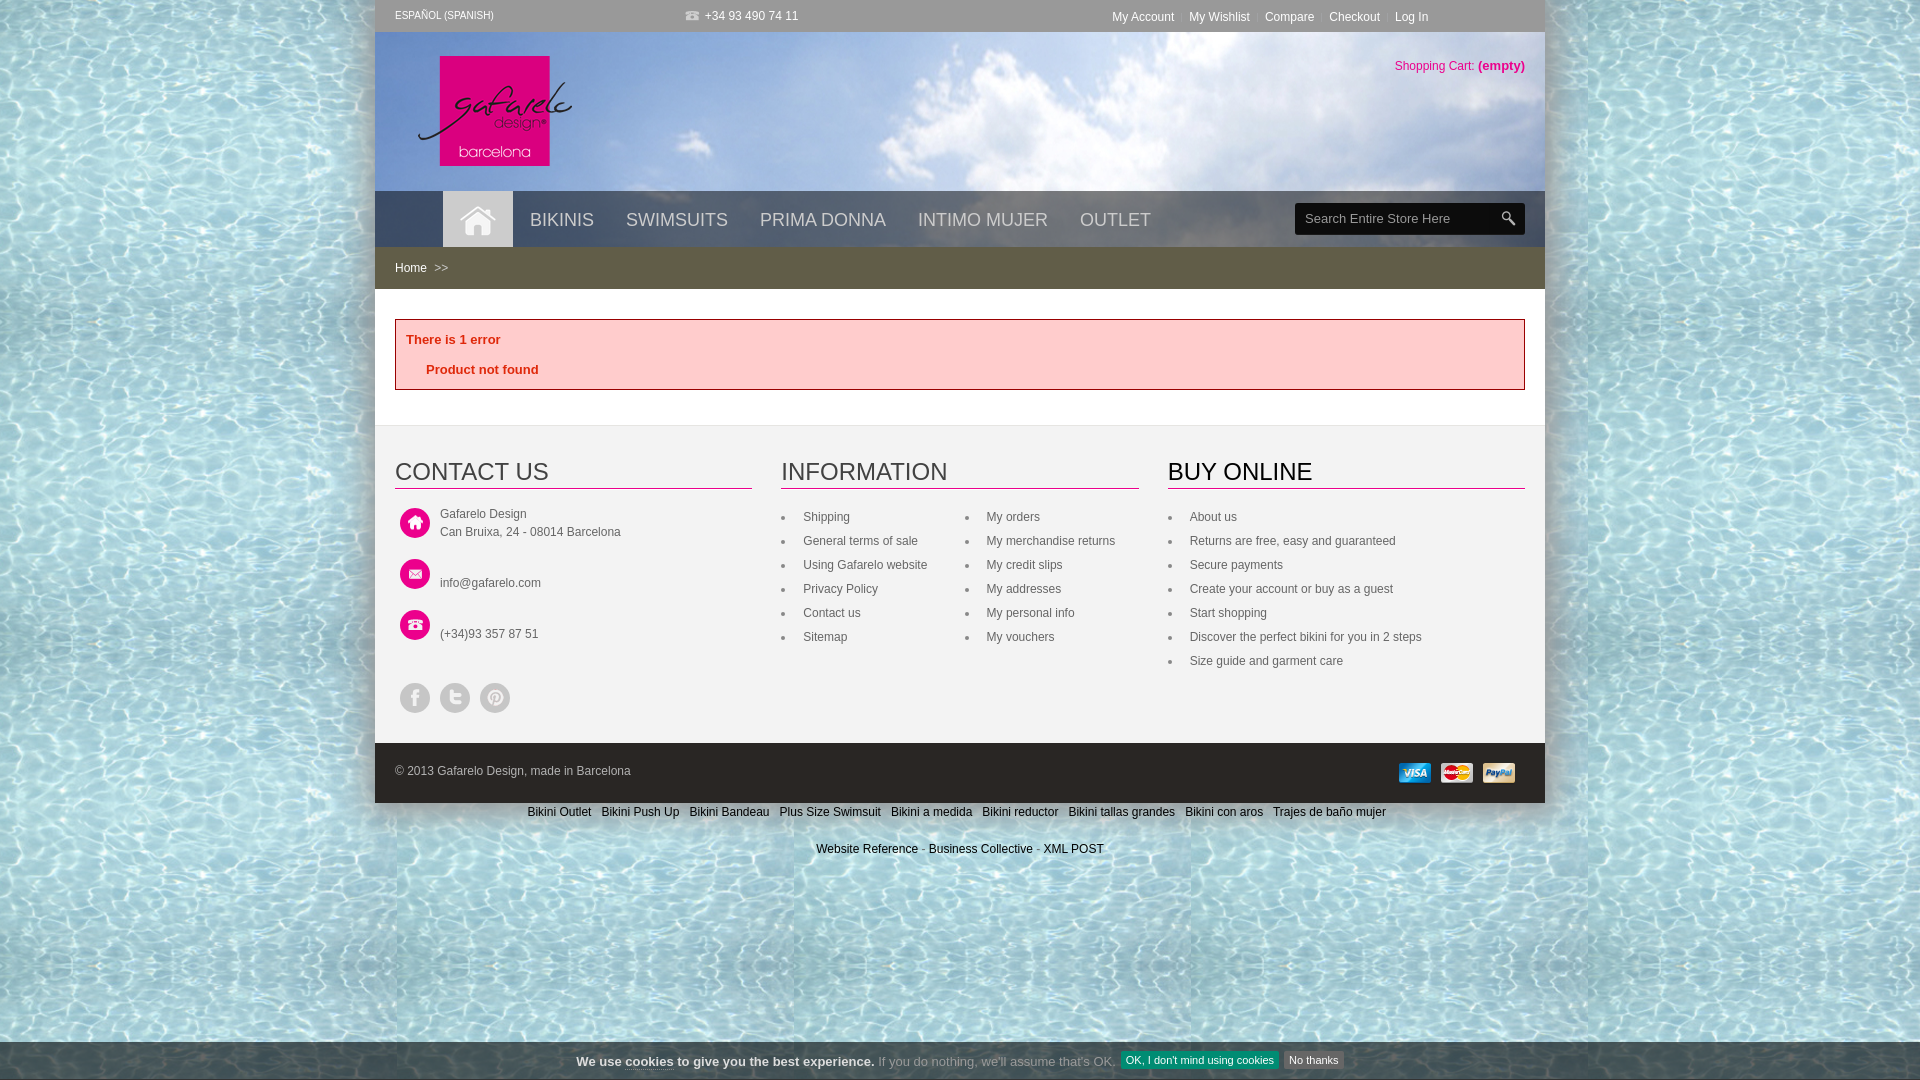 The width and height of the screenshot is (1920, 1080). I want to click on 'Contact us', so click(829, 612).